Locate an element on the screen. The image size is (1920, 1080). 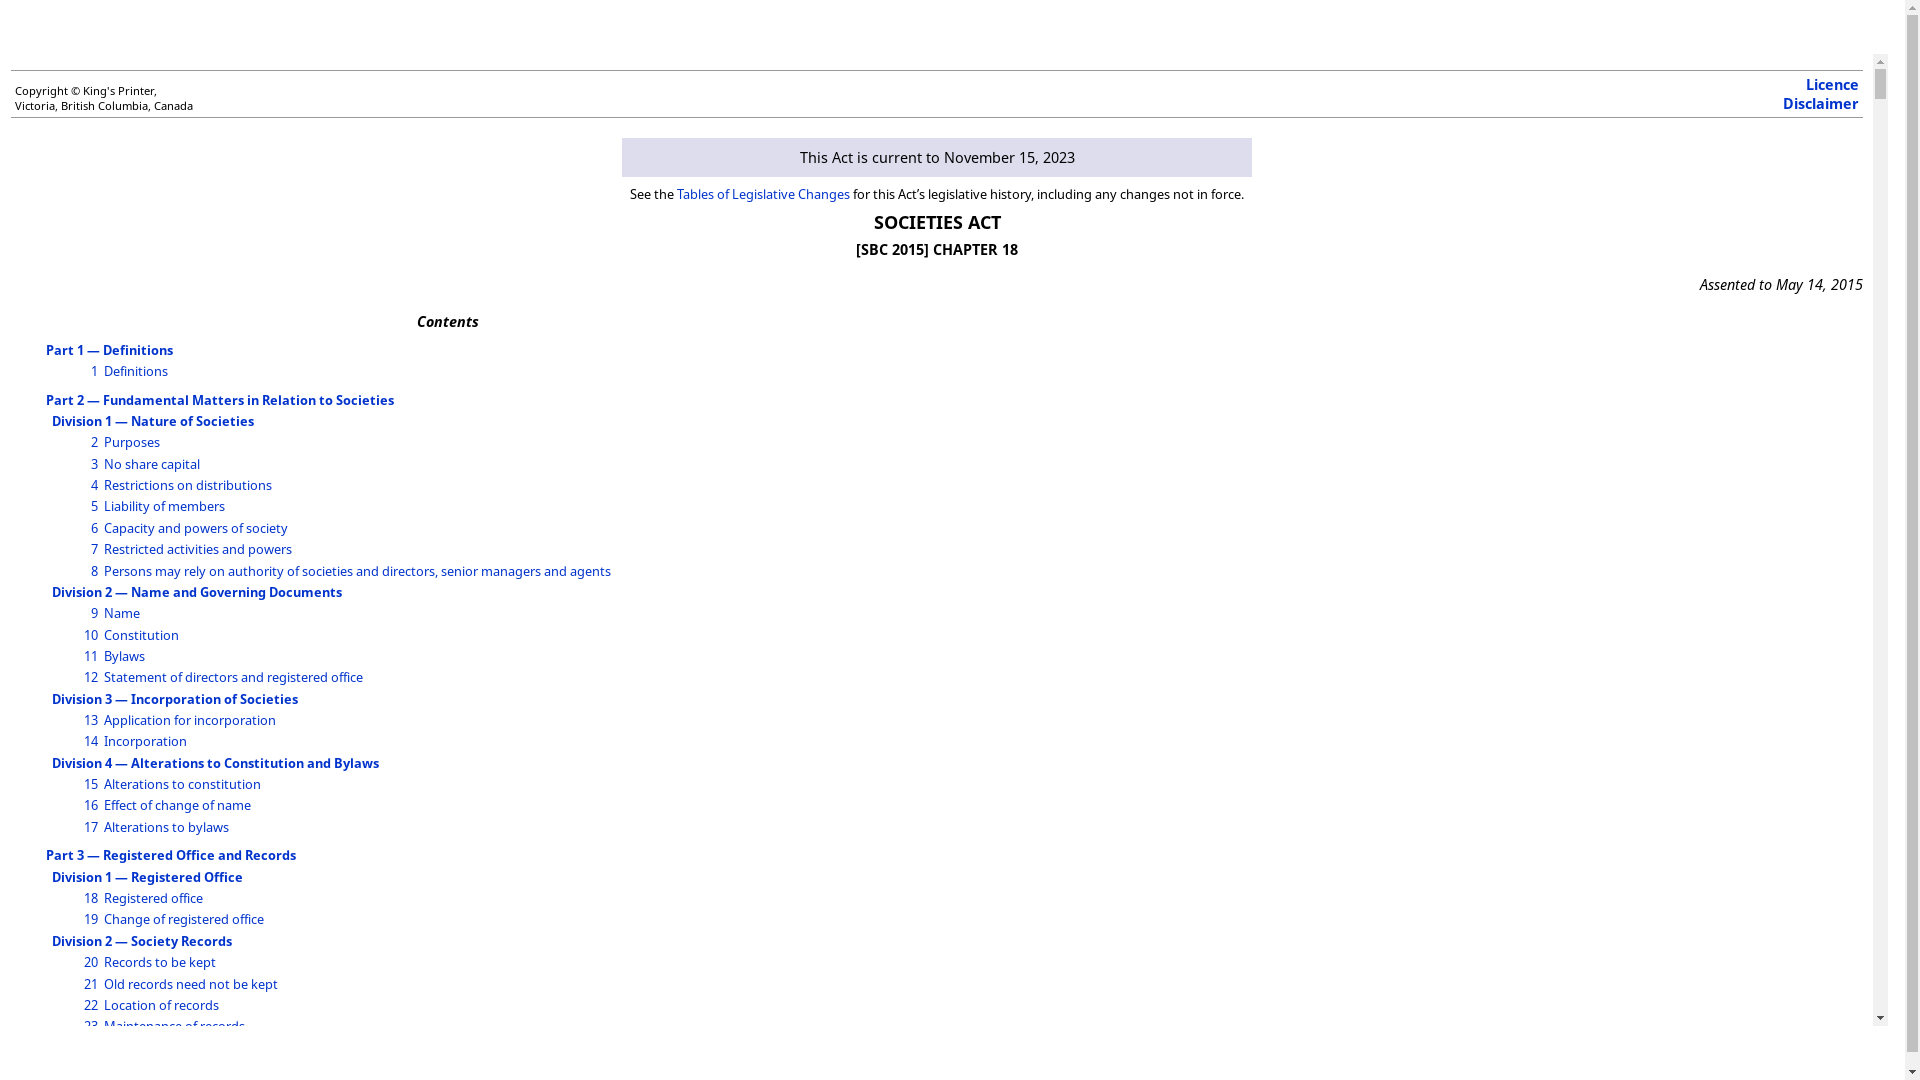
'2' is located at coordinates (93, 441).